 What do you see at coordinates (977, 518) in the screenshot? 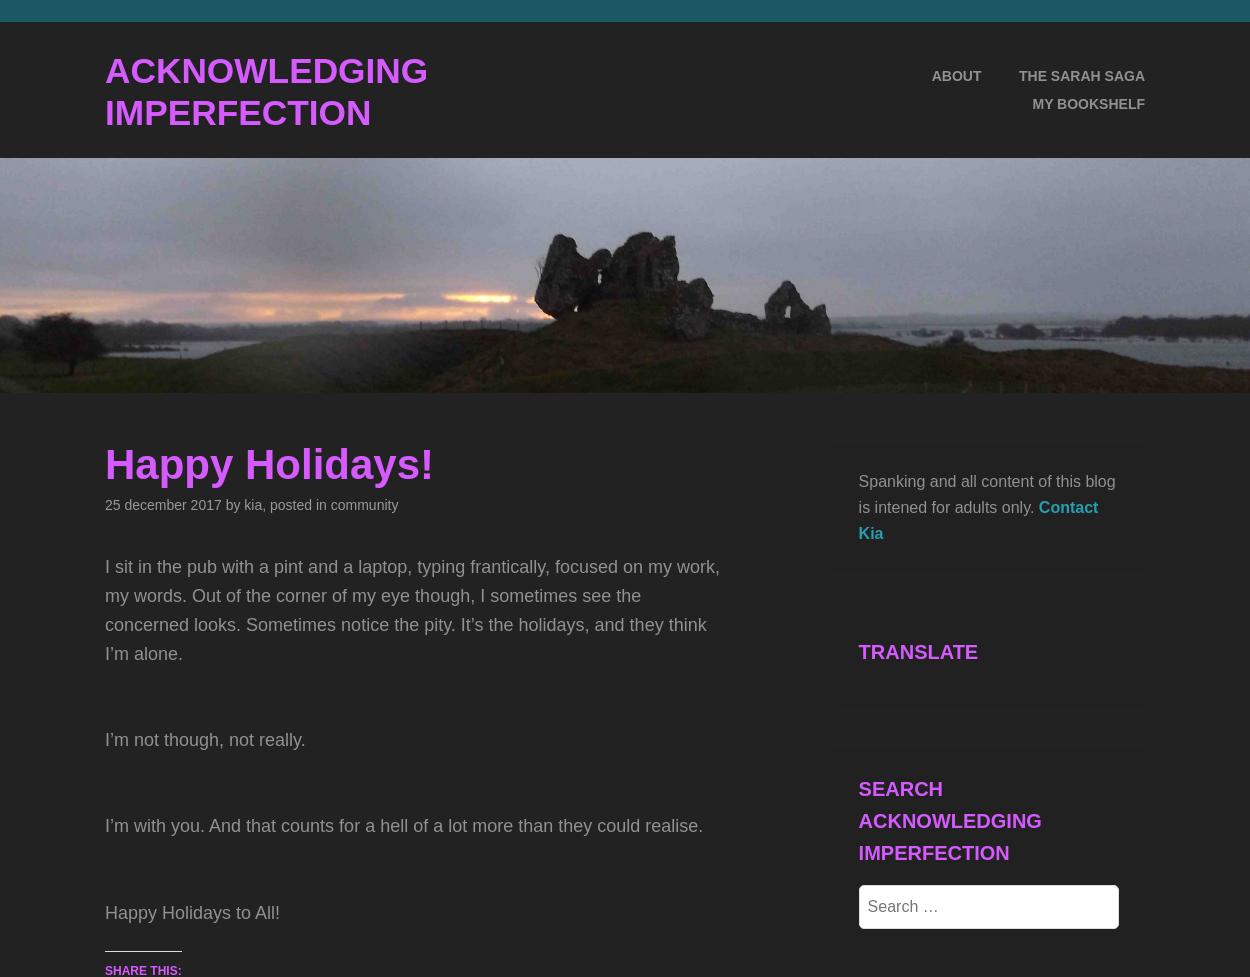
I see `'Contact Kia'` at bounding box center [977, 518].